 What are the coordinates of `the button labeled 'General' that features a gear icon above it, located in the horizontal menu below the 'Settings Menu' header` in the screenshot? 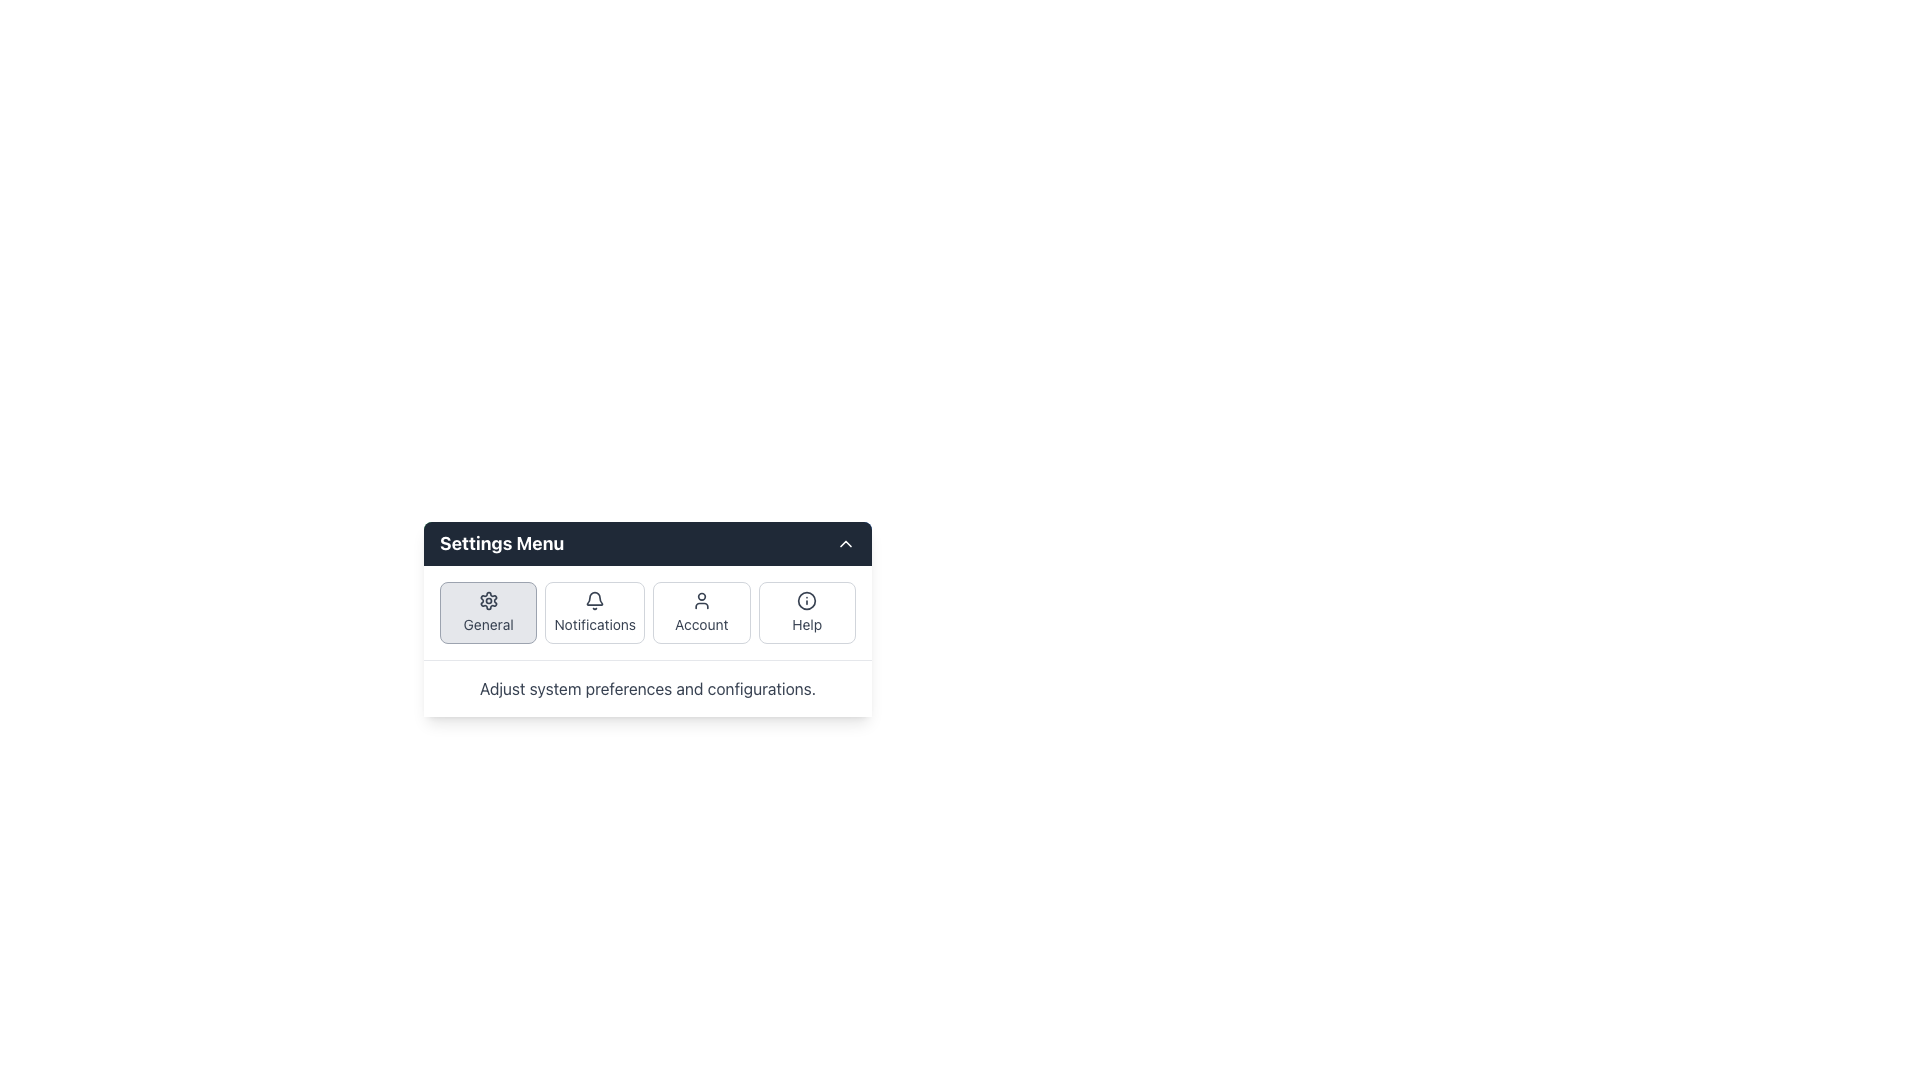 It's located at (488, 612).